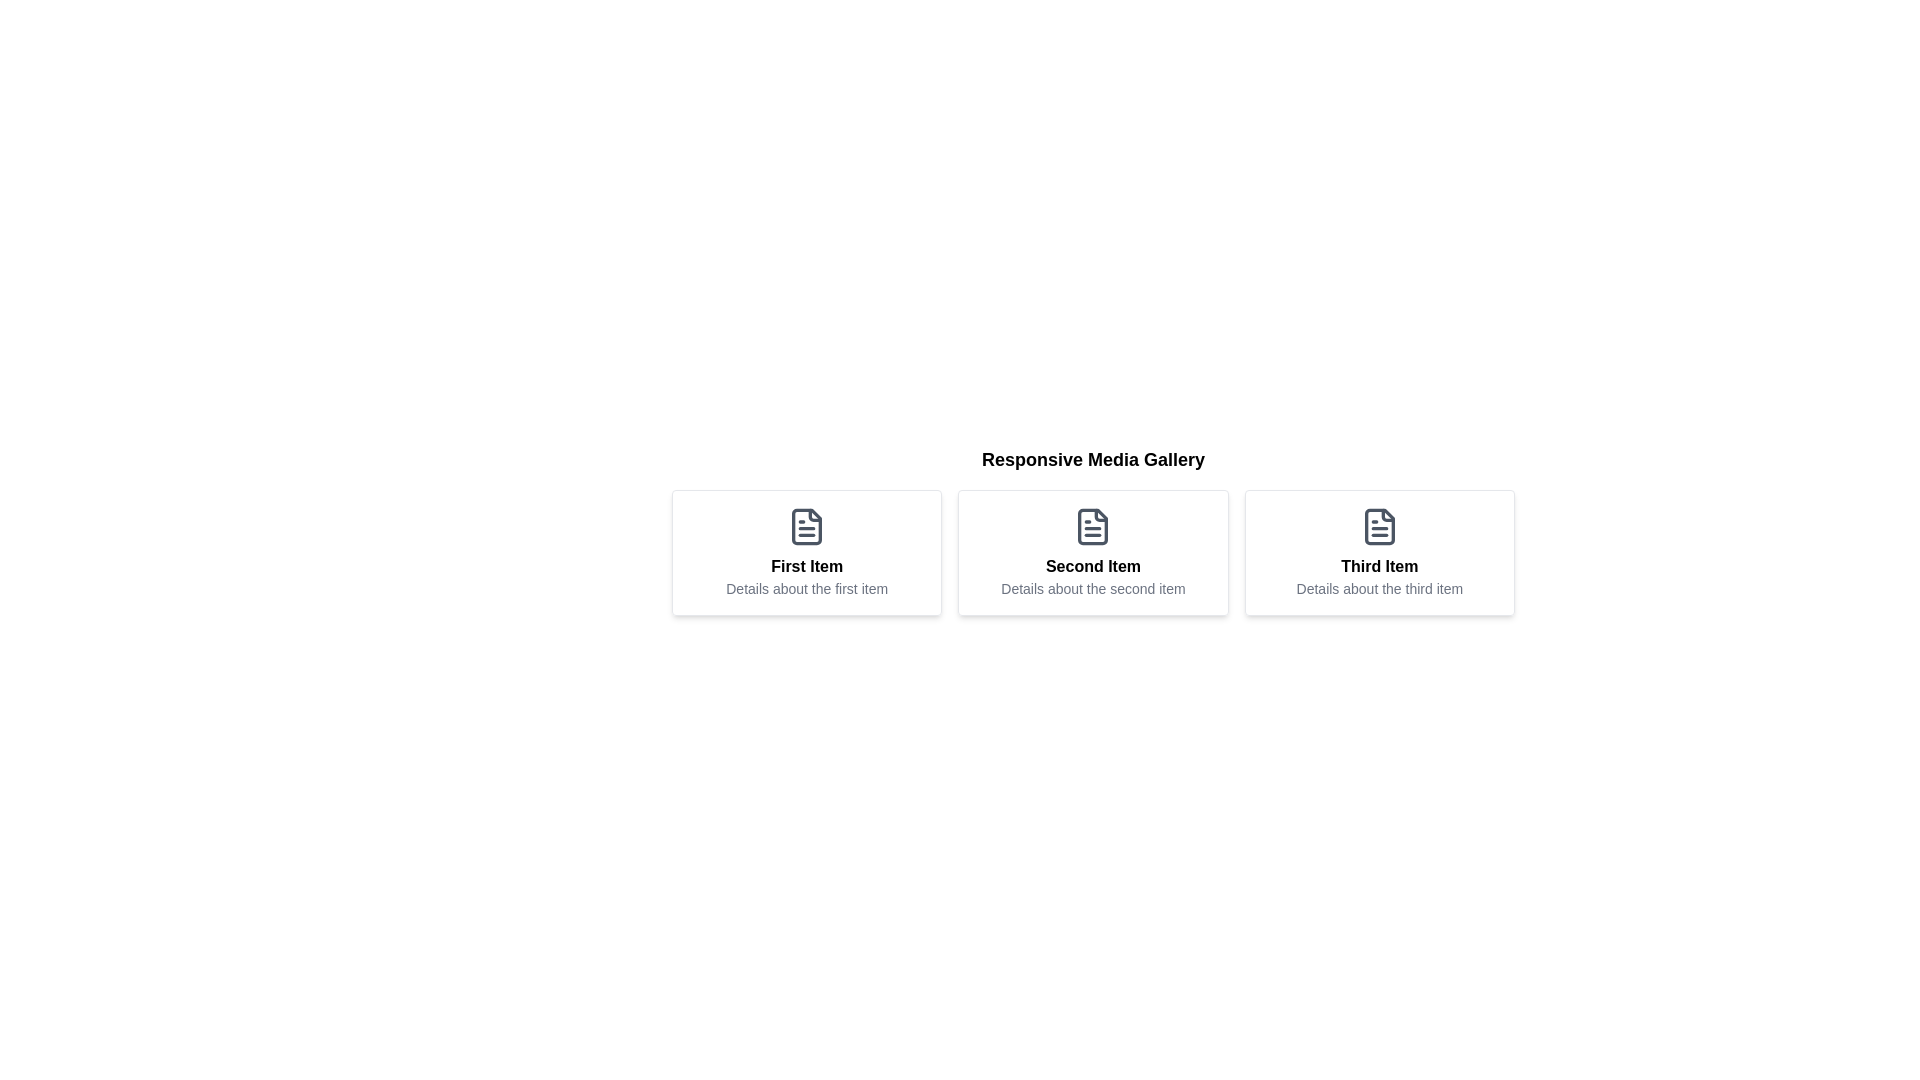  Describe the element at coordinates (1378, 588) in the screenshot. I see `the text label providing additional descriptive information about the 'Third Item' card, located below the bold 'Third Item' title within the third card` at that location.